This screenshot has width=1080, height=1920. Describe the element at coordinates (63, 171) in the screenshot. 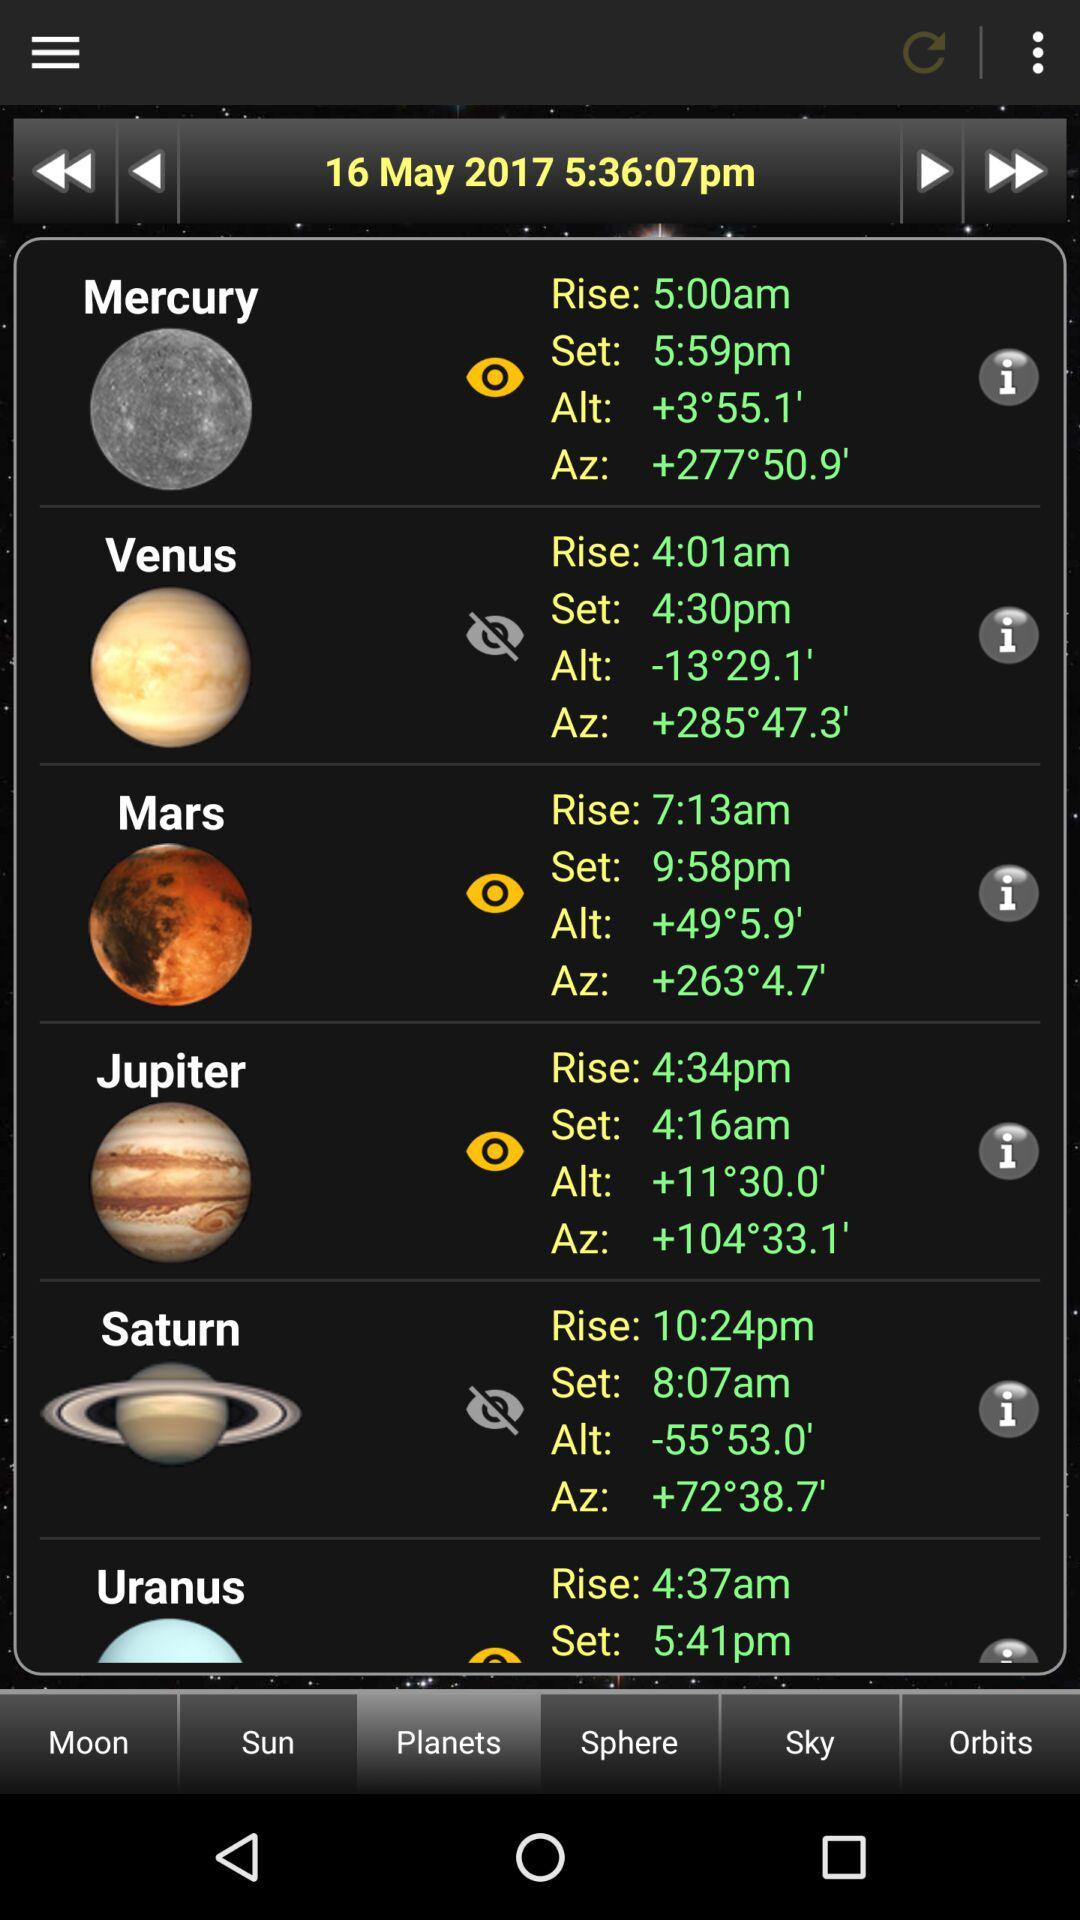

I see `go back` at that location.